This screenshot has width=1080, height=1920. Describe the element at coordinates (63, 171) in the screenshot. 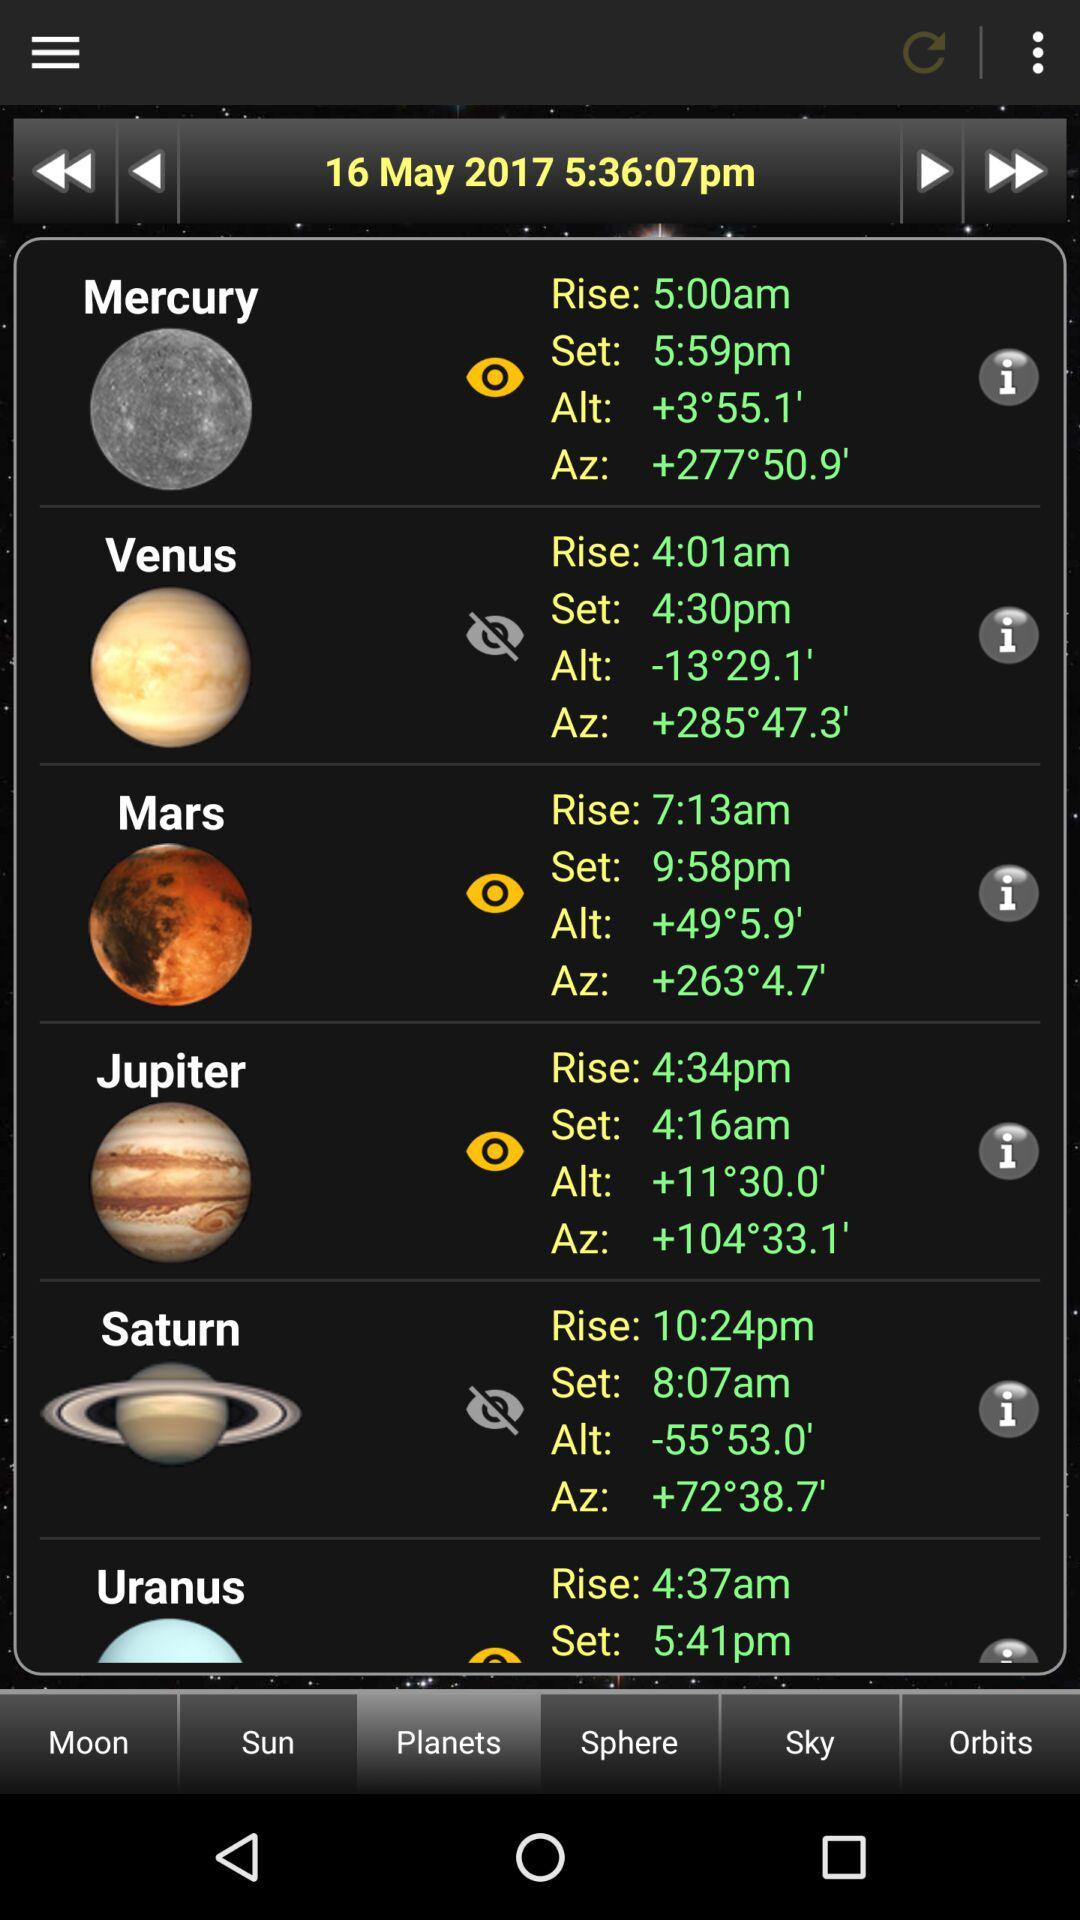

I see `go back` at that location.